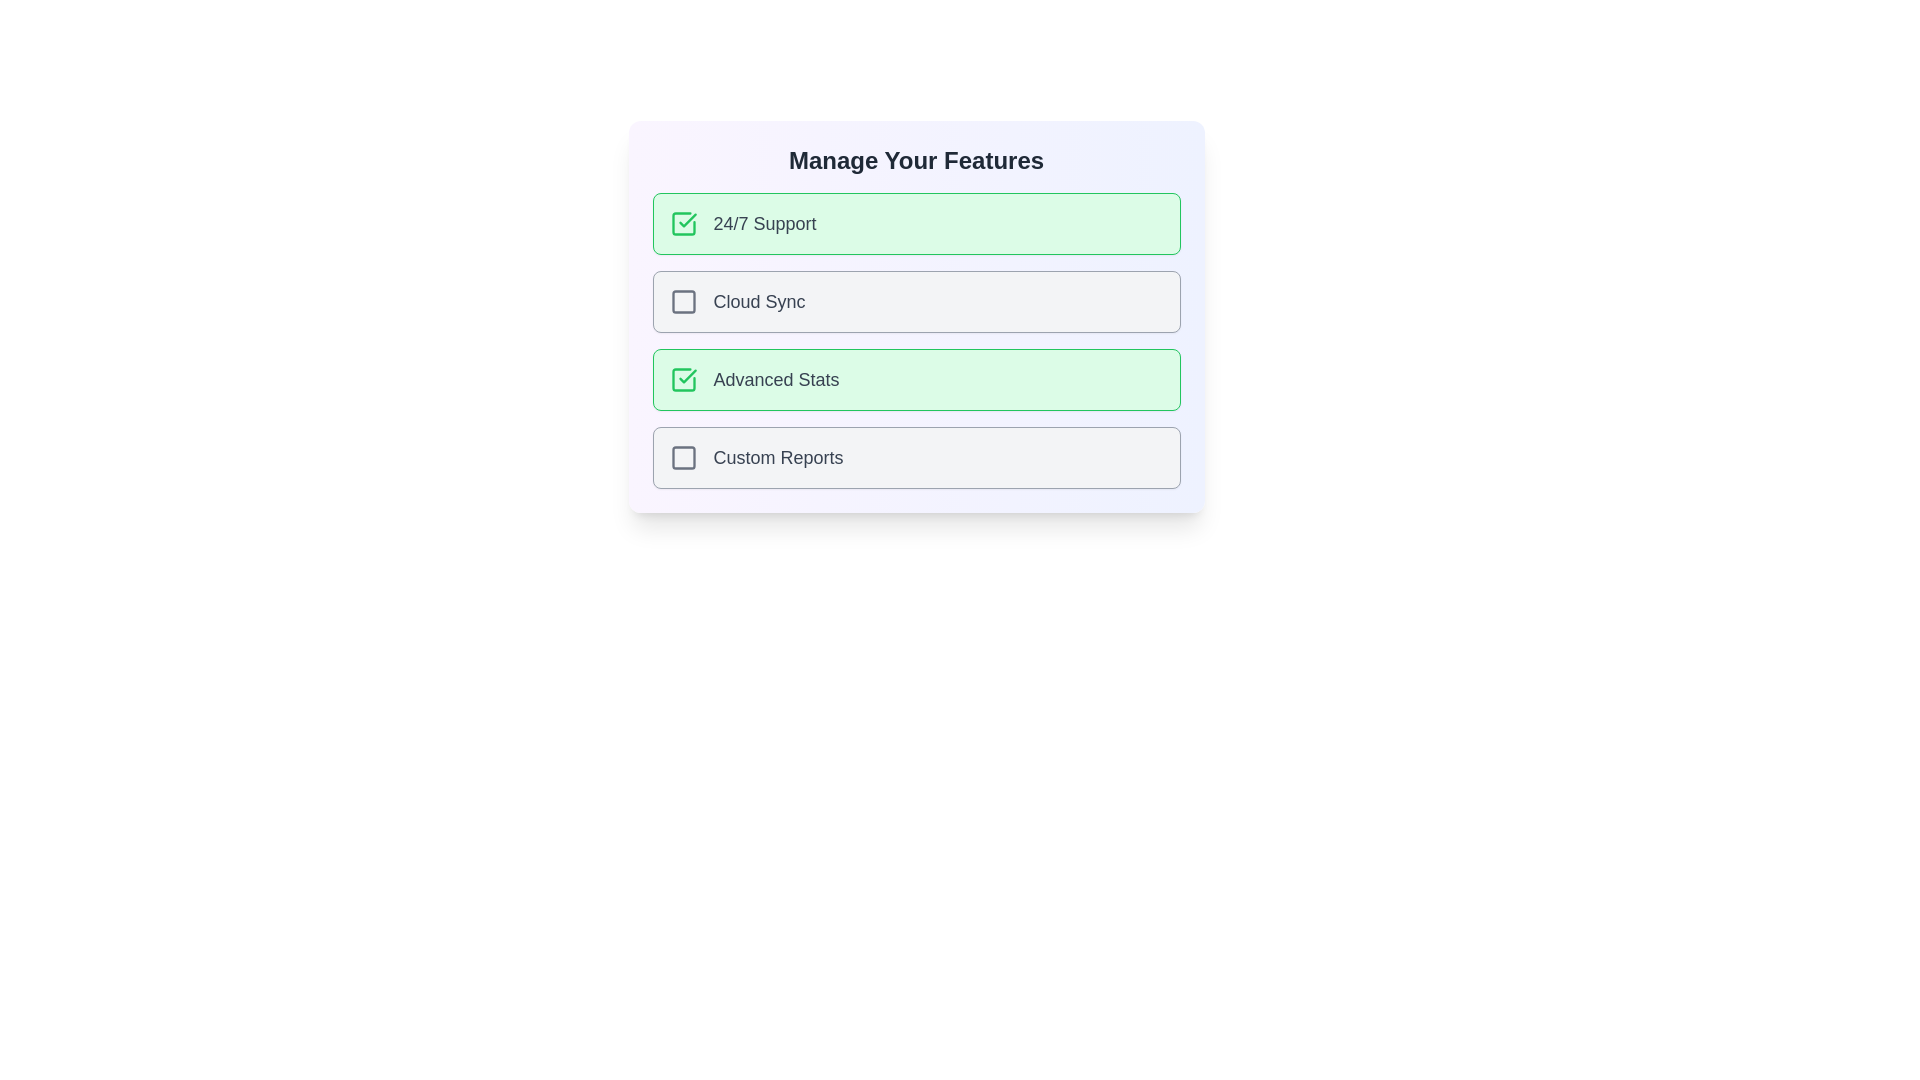 This screenshot has height=1080, width=1920. Describe the element at coordinates (683, 380) in the screenshot. I see `the green checkbox indicator (checked state) located to the left of 'Advanced Stats' in the 'Manage Your Features' list` at that location.